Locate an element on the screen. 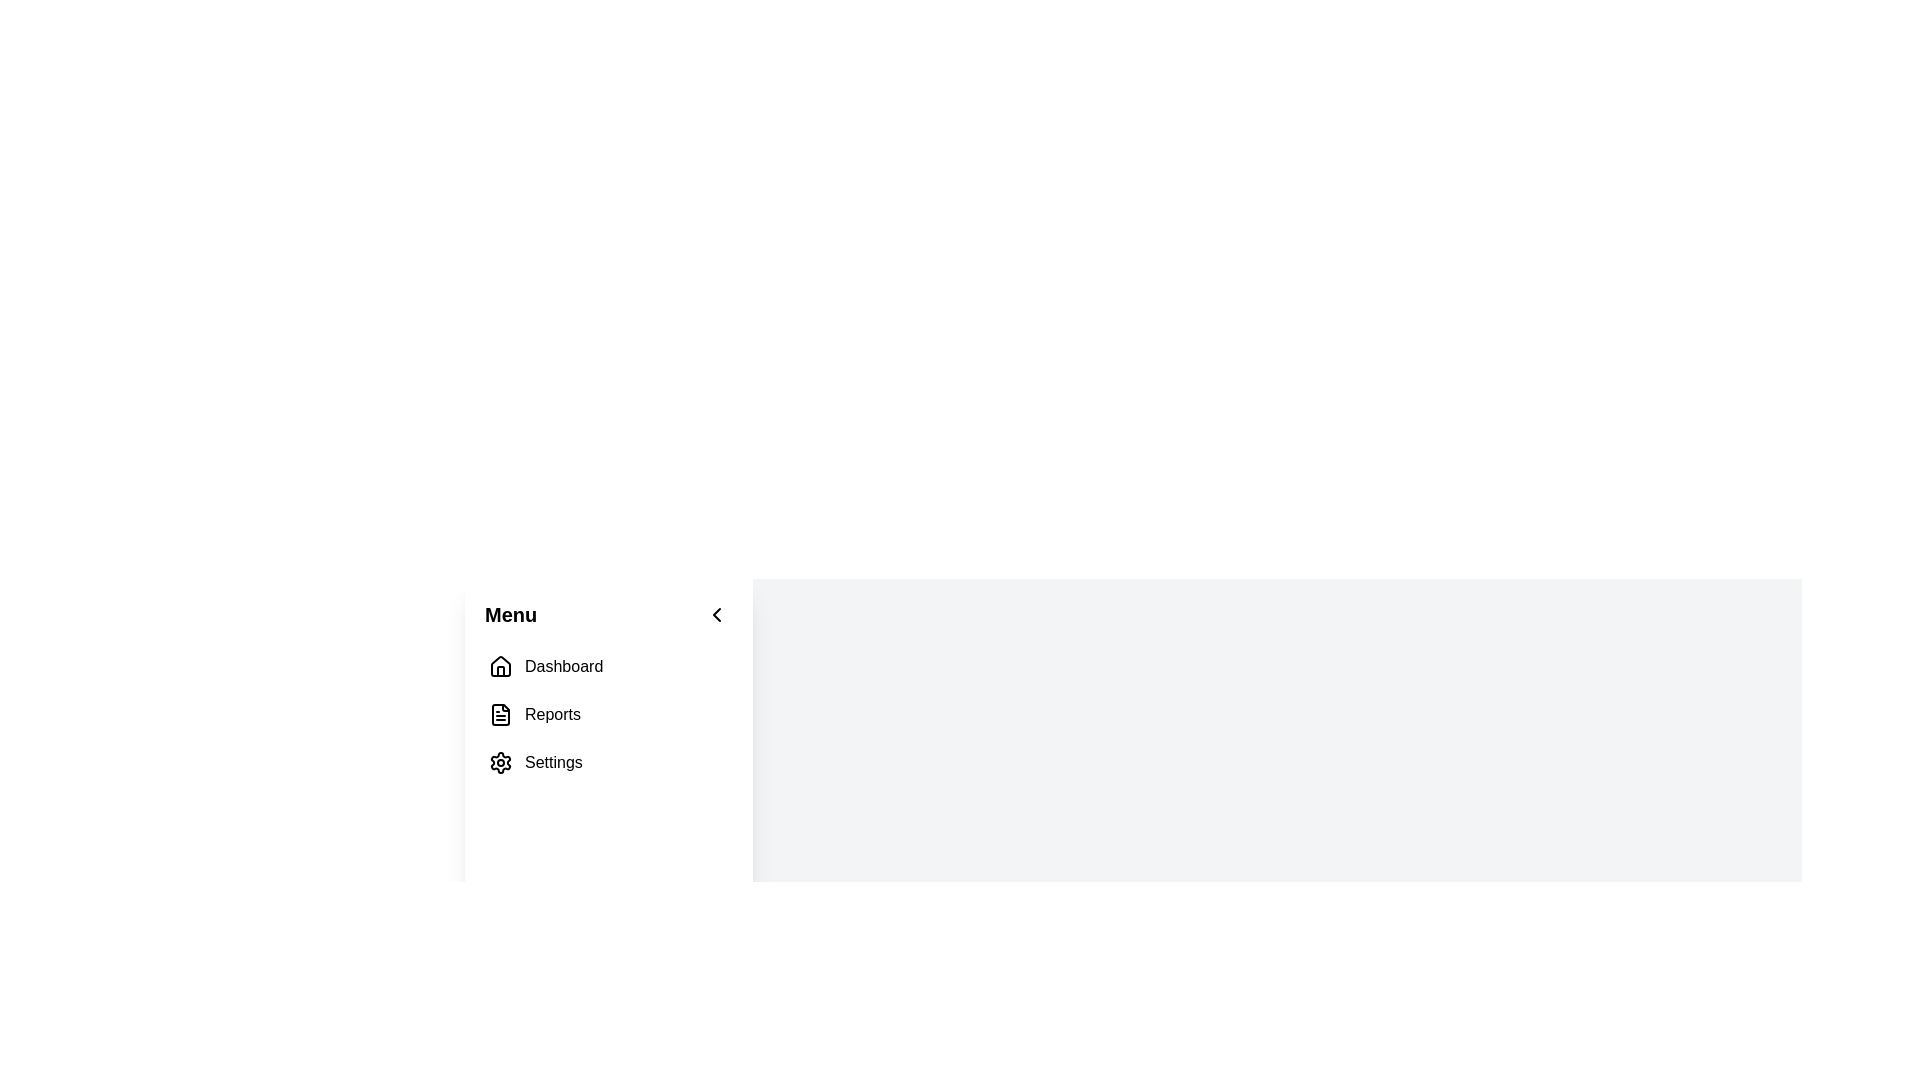 The width and height of the screenshot is (1920, 1080). the document icon in the sidebar menu is located at coordinates (500, 713).